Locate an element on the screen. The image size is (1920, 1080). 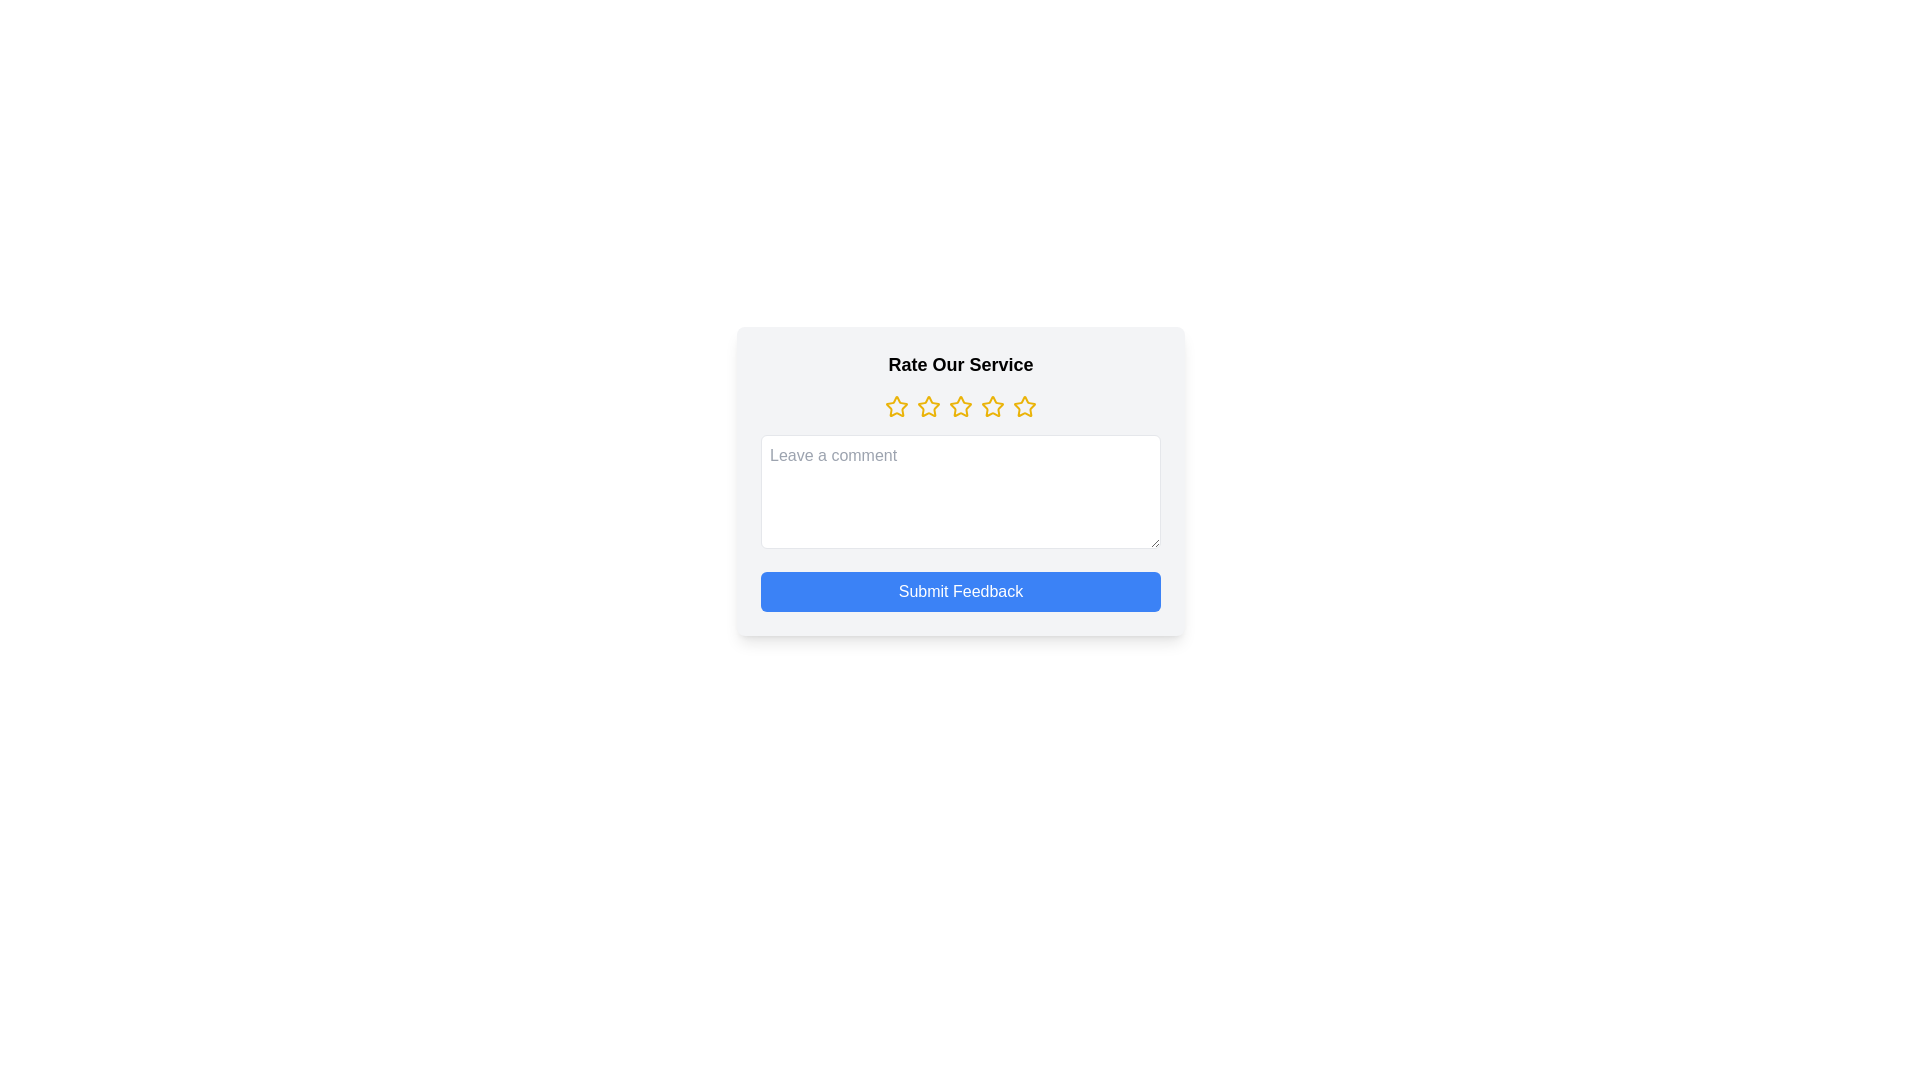
the fifth golden star in the rating system is located at coordinates (1025, 405).